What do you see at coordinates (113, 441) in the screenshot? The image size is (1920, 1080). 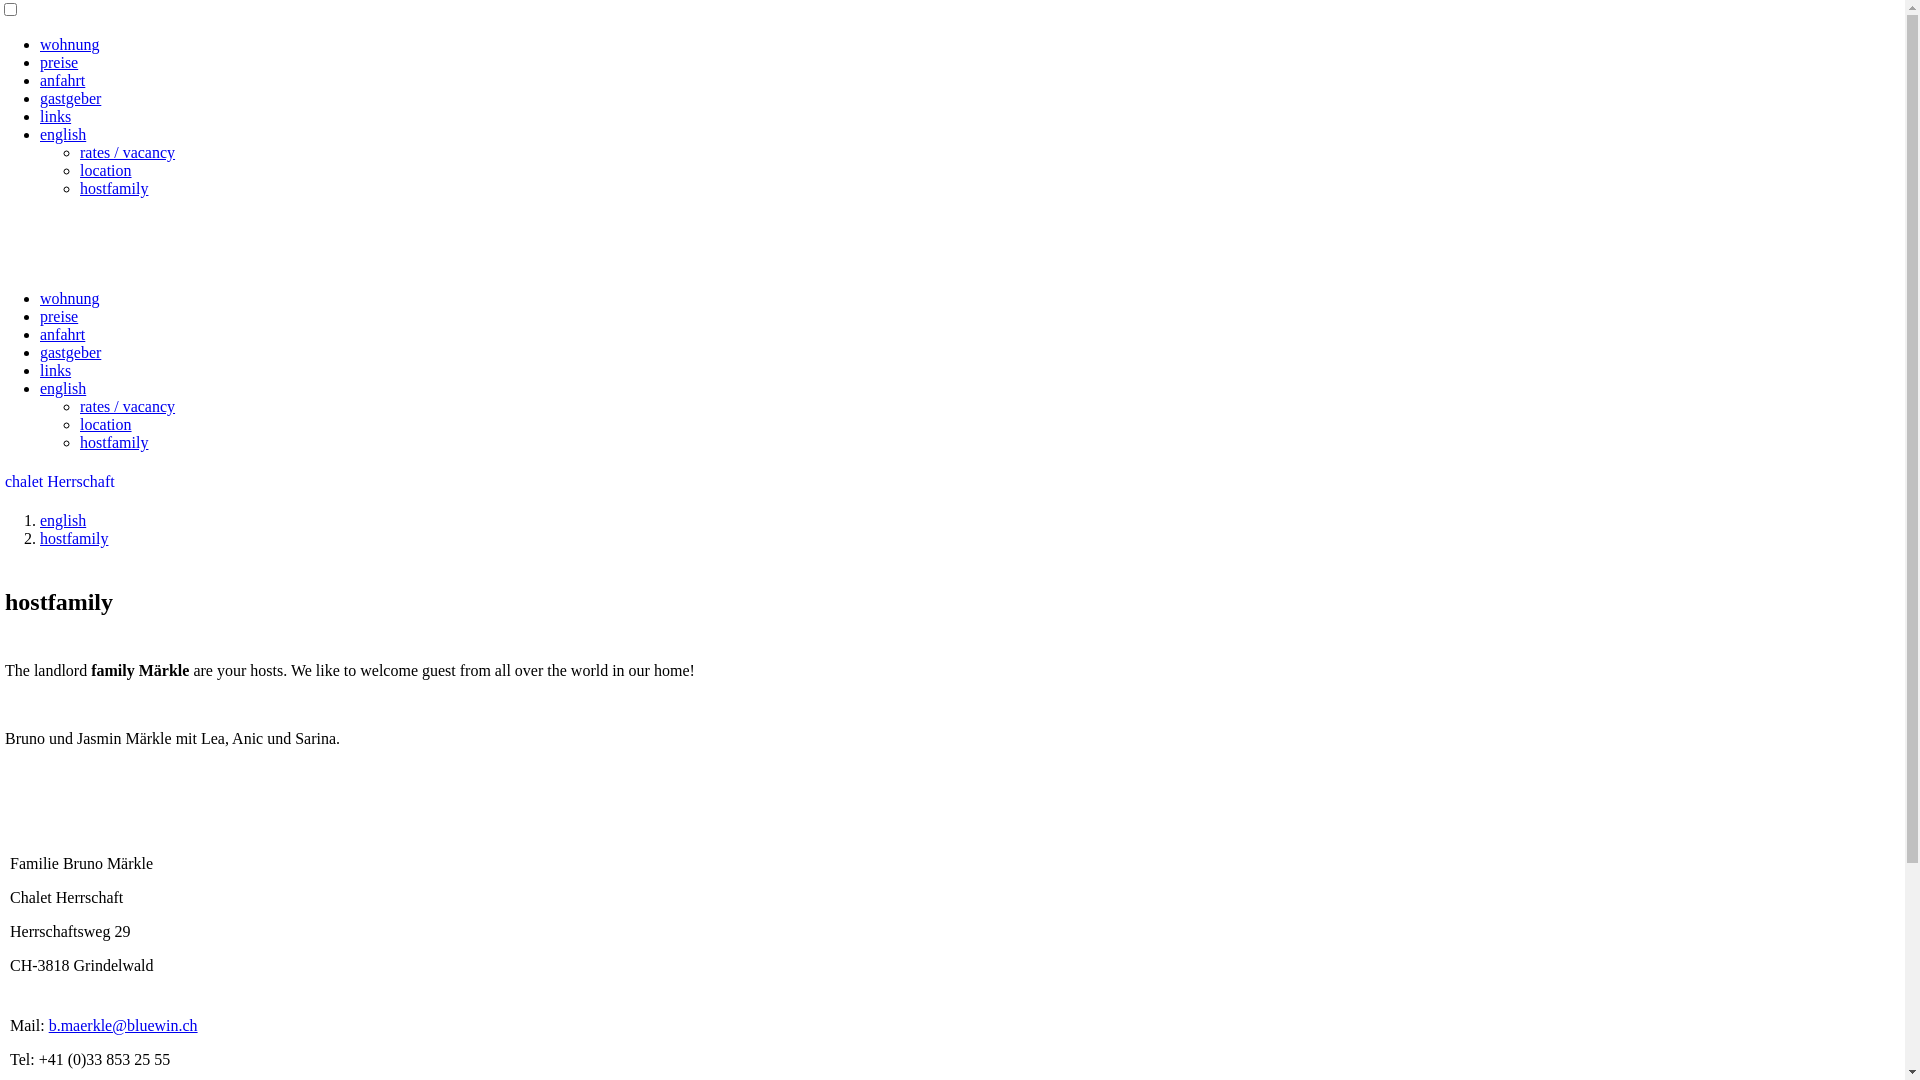 I see `'hostfamily'` at bounding box center [113, 441].